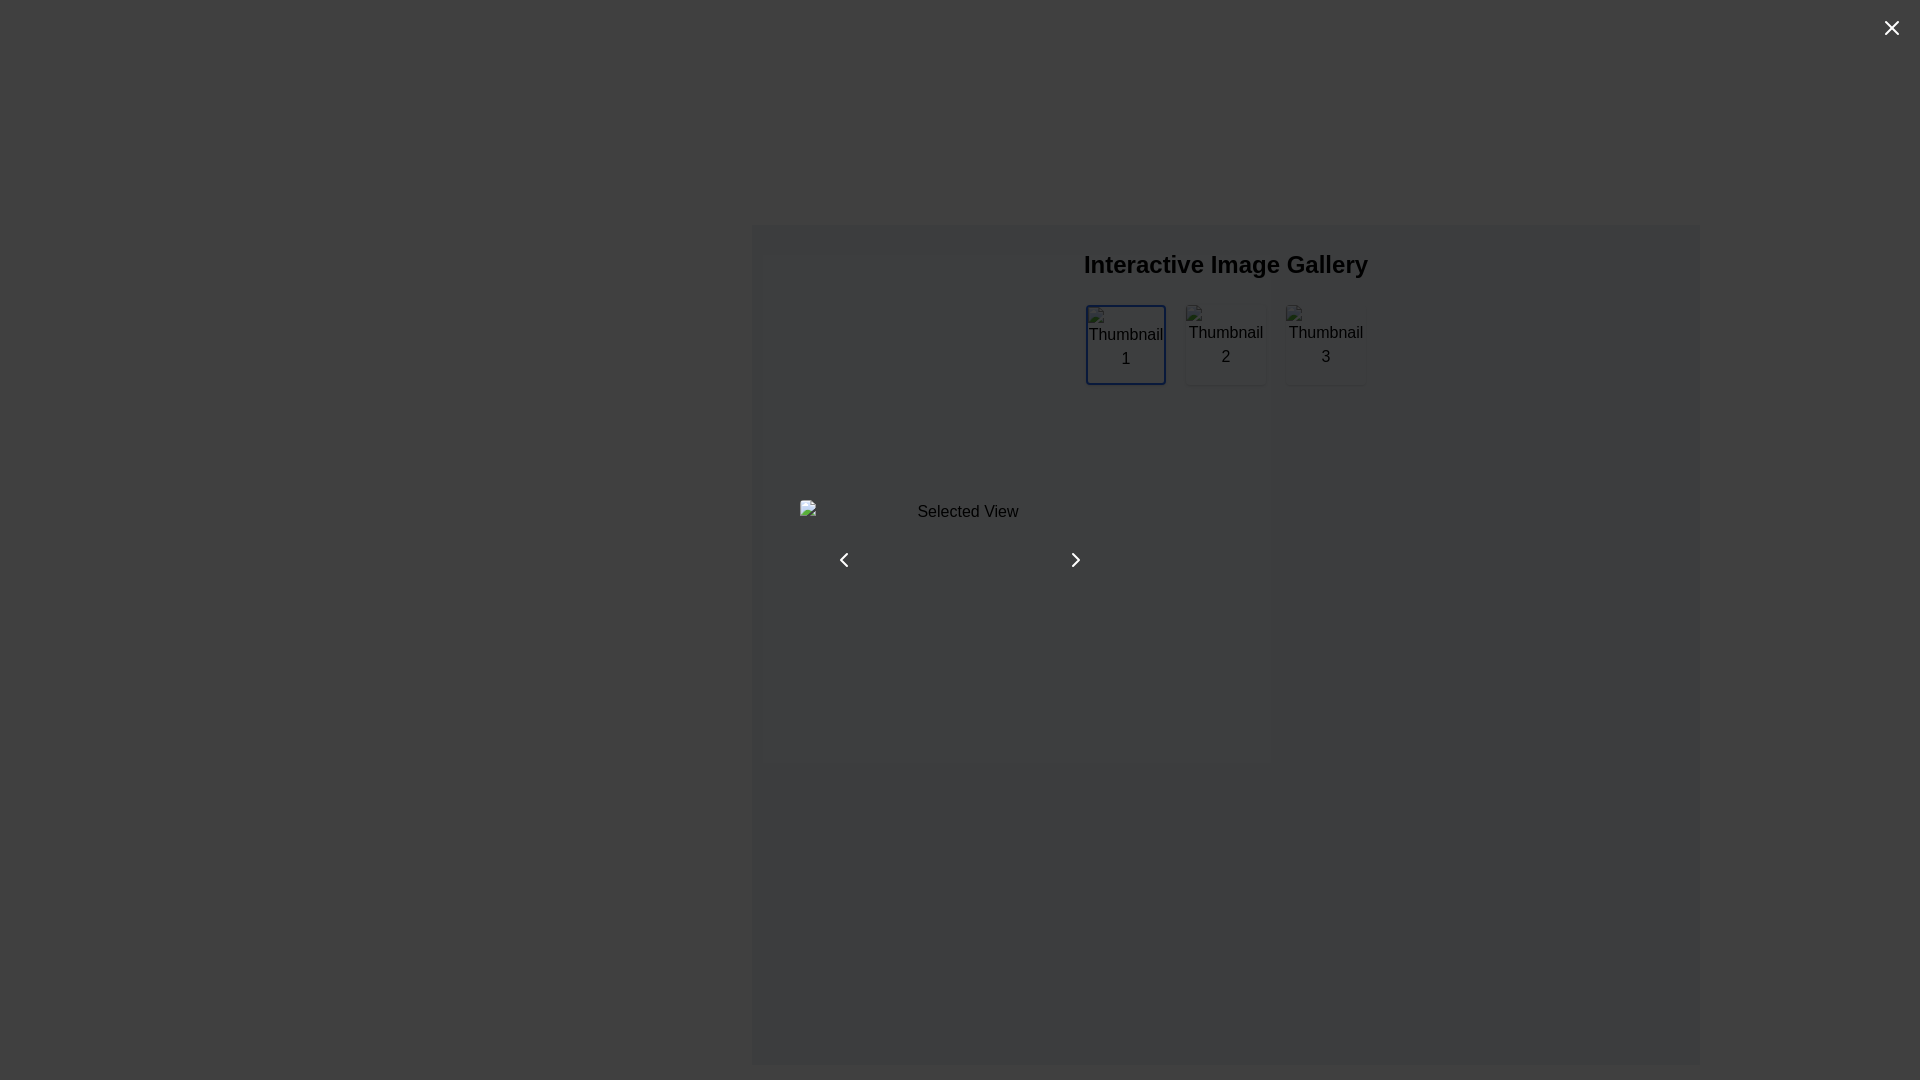  Describe the element at coordinates (1126, 343) in the screenshot. I see `the first thumbnail image with associated text in the grid` at that location.